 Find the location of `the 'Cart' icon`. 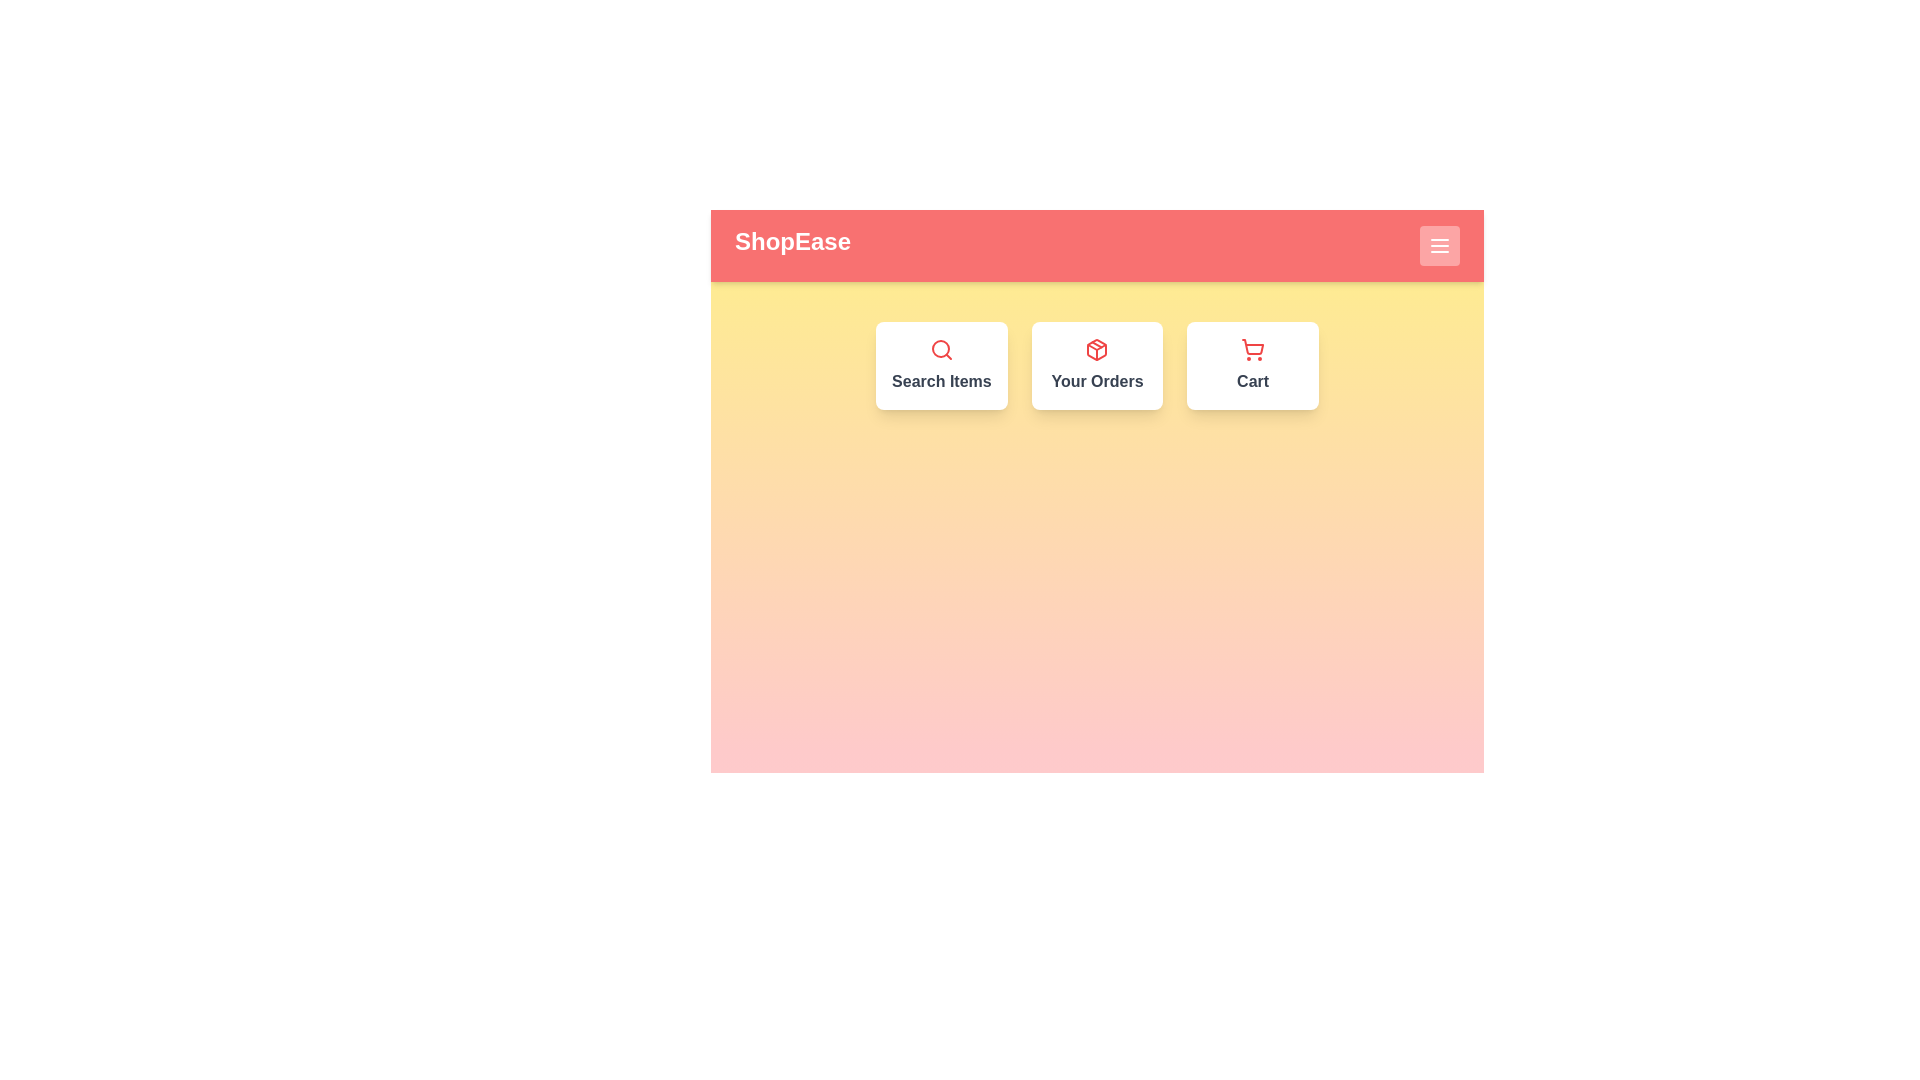

the 'Cart' icon is located at coordinates (1251, 366).